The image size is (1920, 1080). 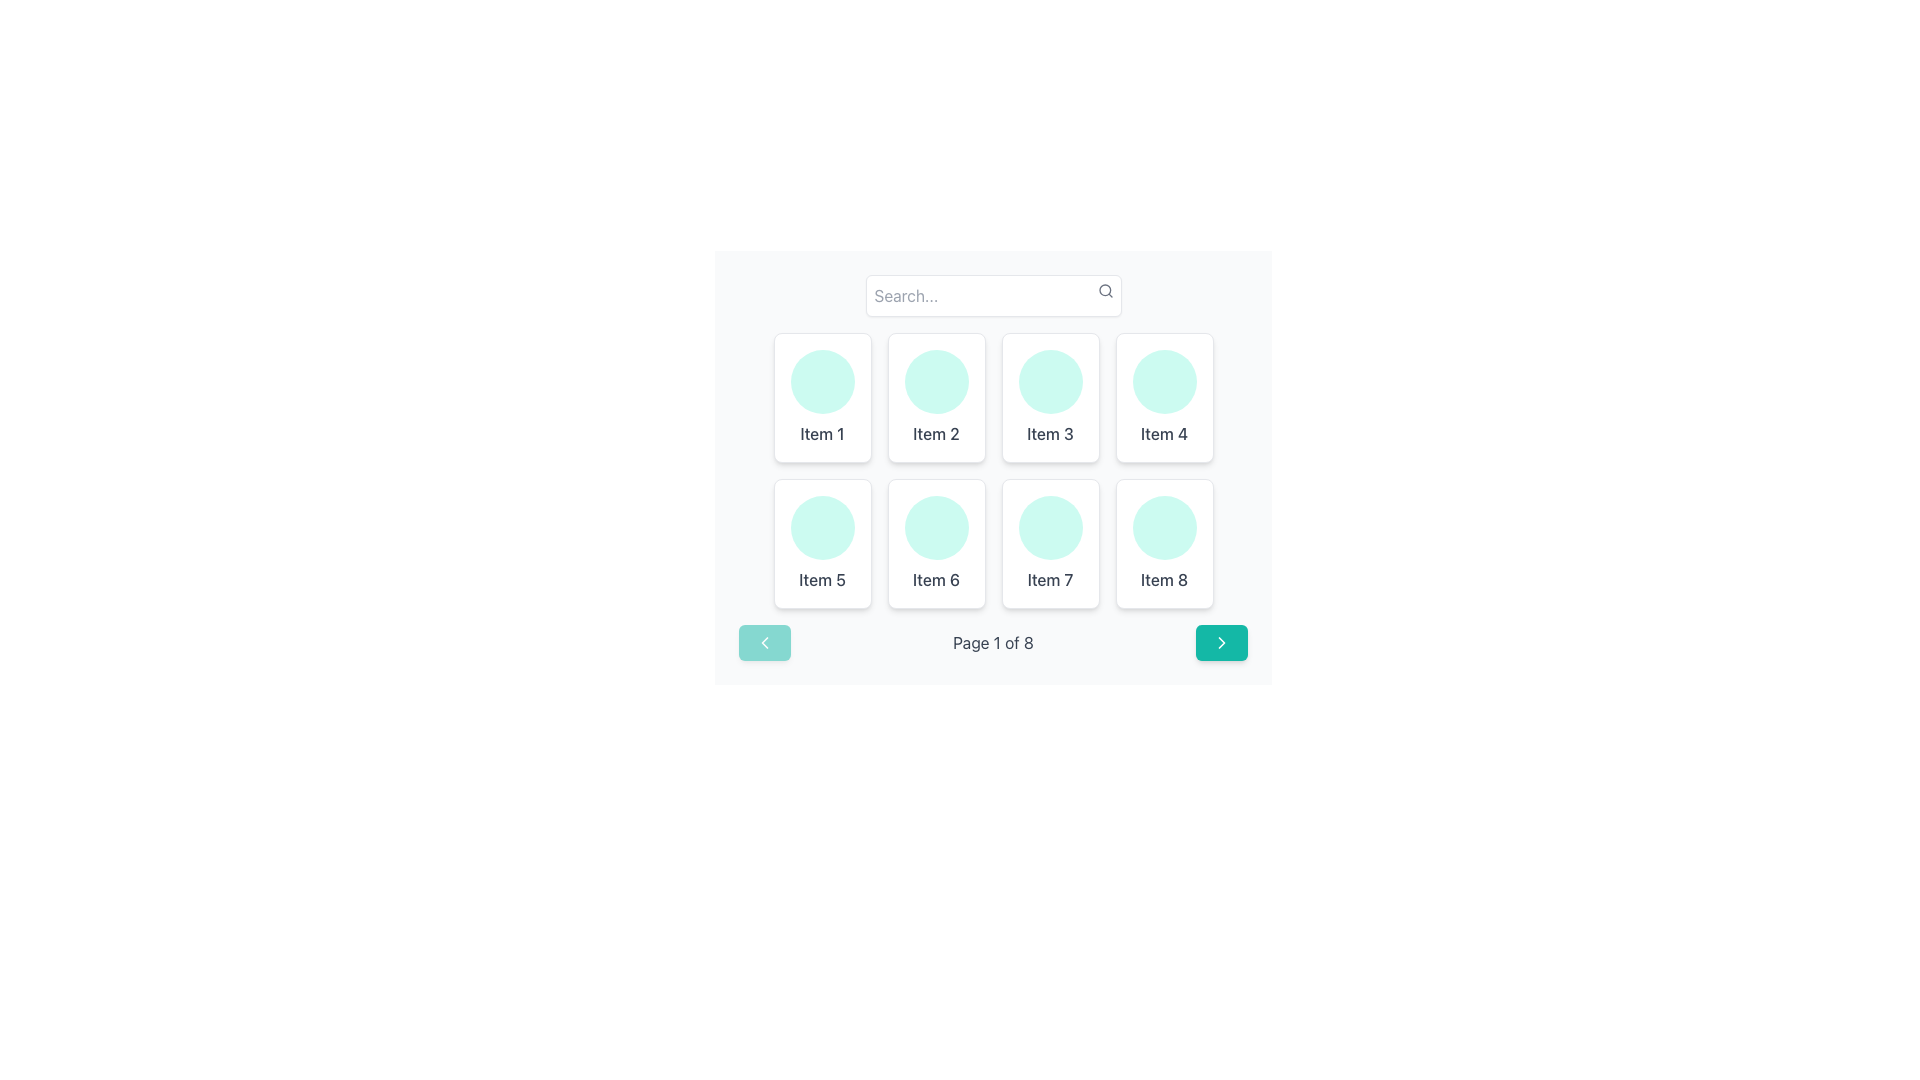 What do you see at coordinates (1049, 543) in the screenshot?
I see `the grid item displaying 'Item 7', which is the seventh item in the grid, located in the bottom row, second column from the right` at bounding box center [1049, 543].